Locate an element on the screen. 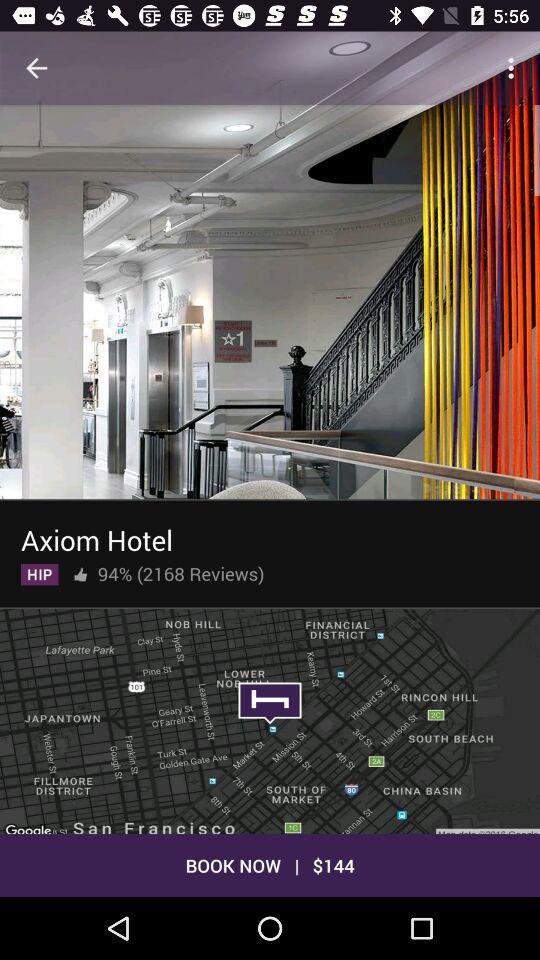  item below the axiom hotel is located at coordinates (181, 570).